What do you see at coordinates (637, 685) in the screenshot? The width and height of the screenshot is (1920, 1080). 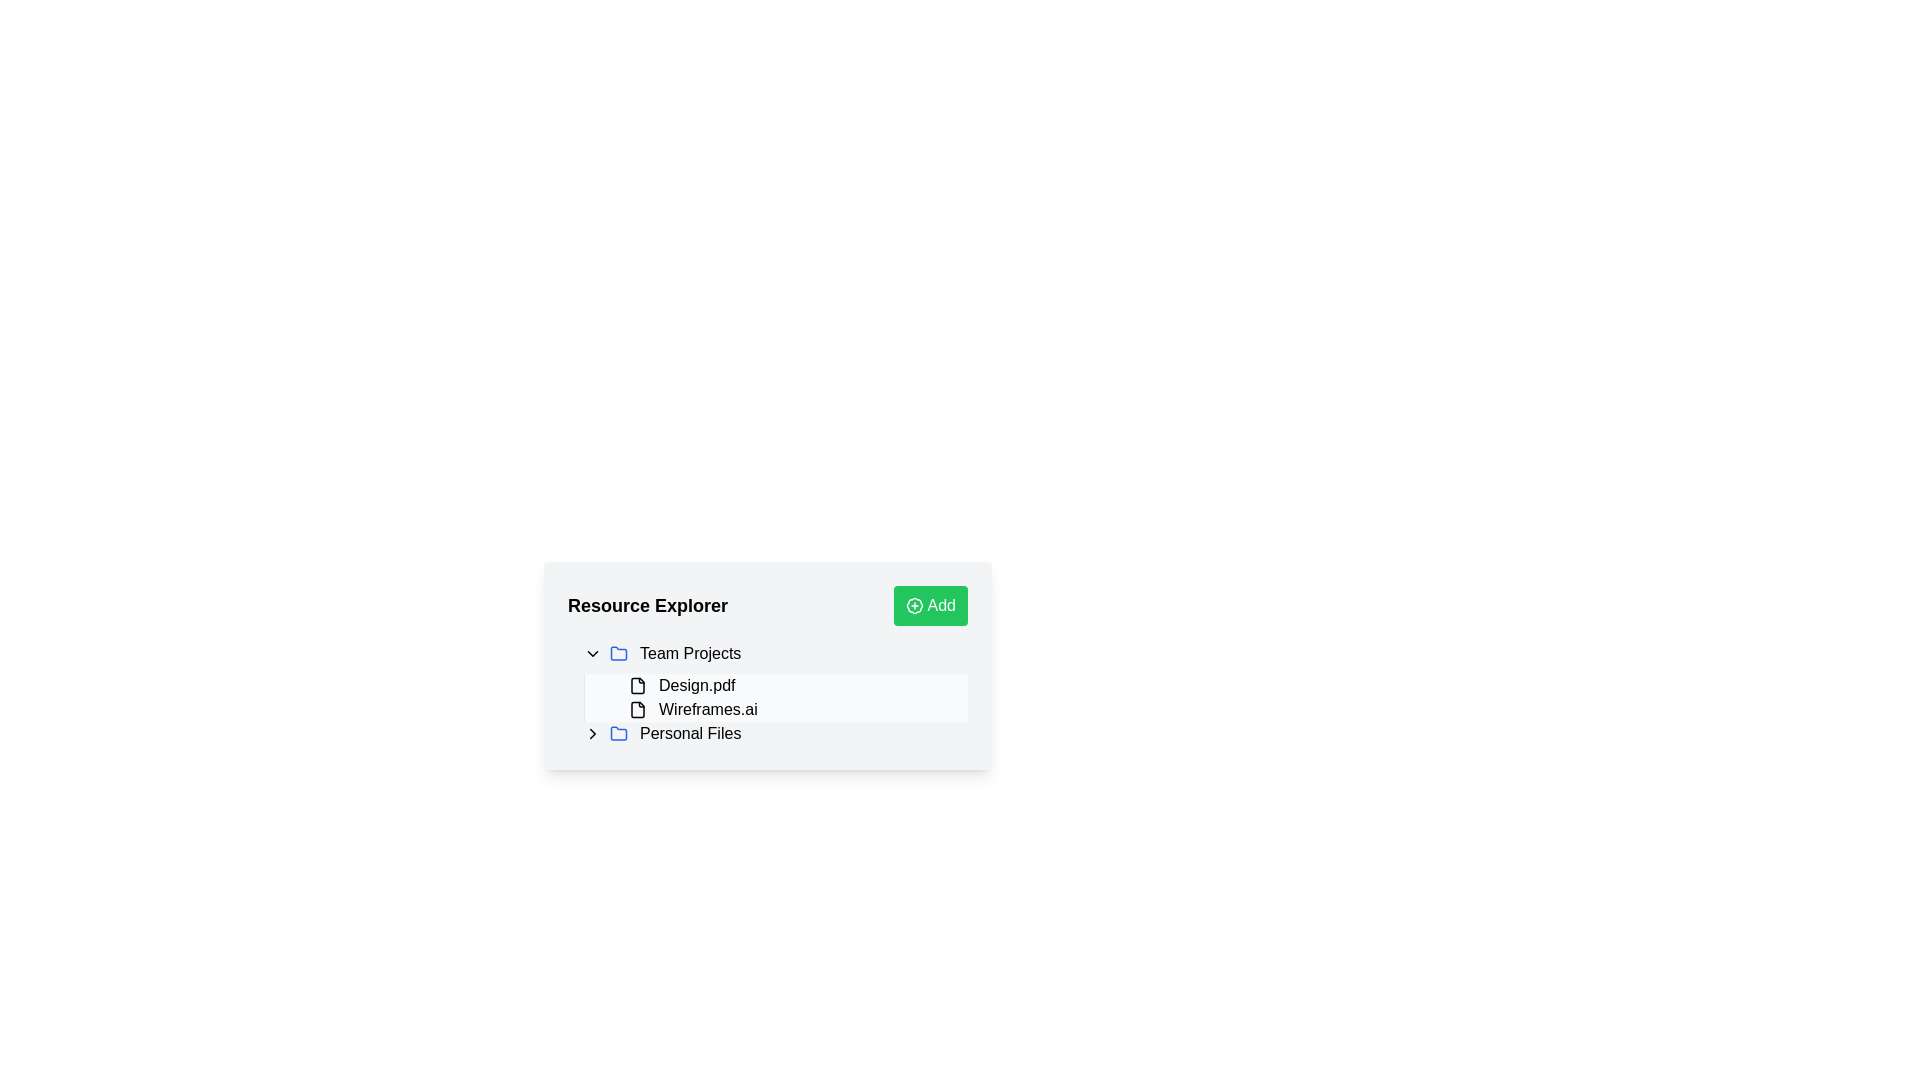 I see `the file icon representing 'Design.pdf'` at bounding box center [637, 685].